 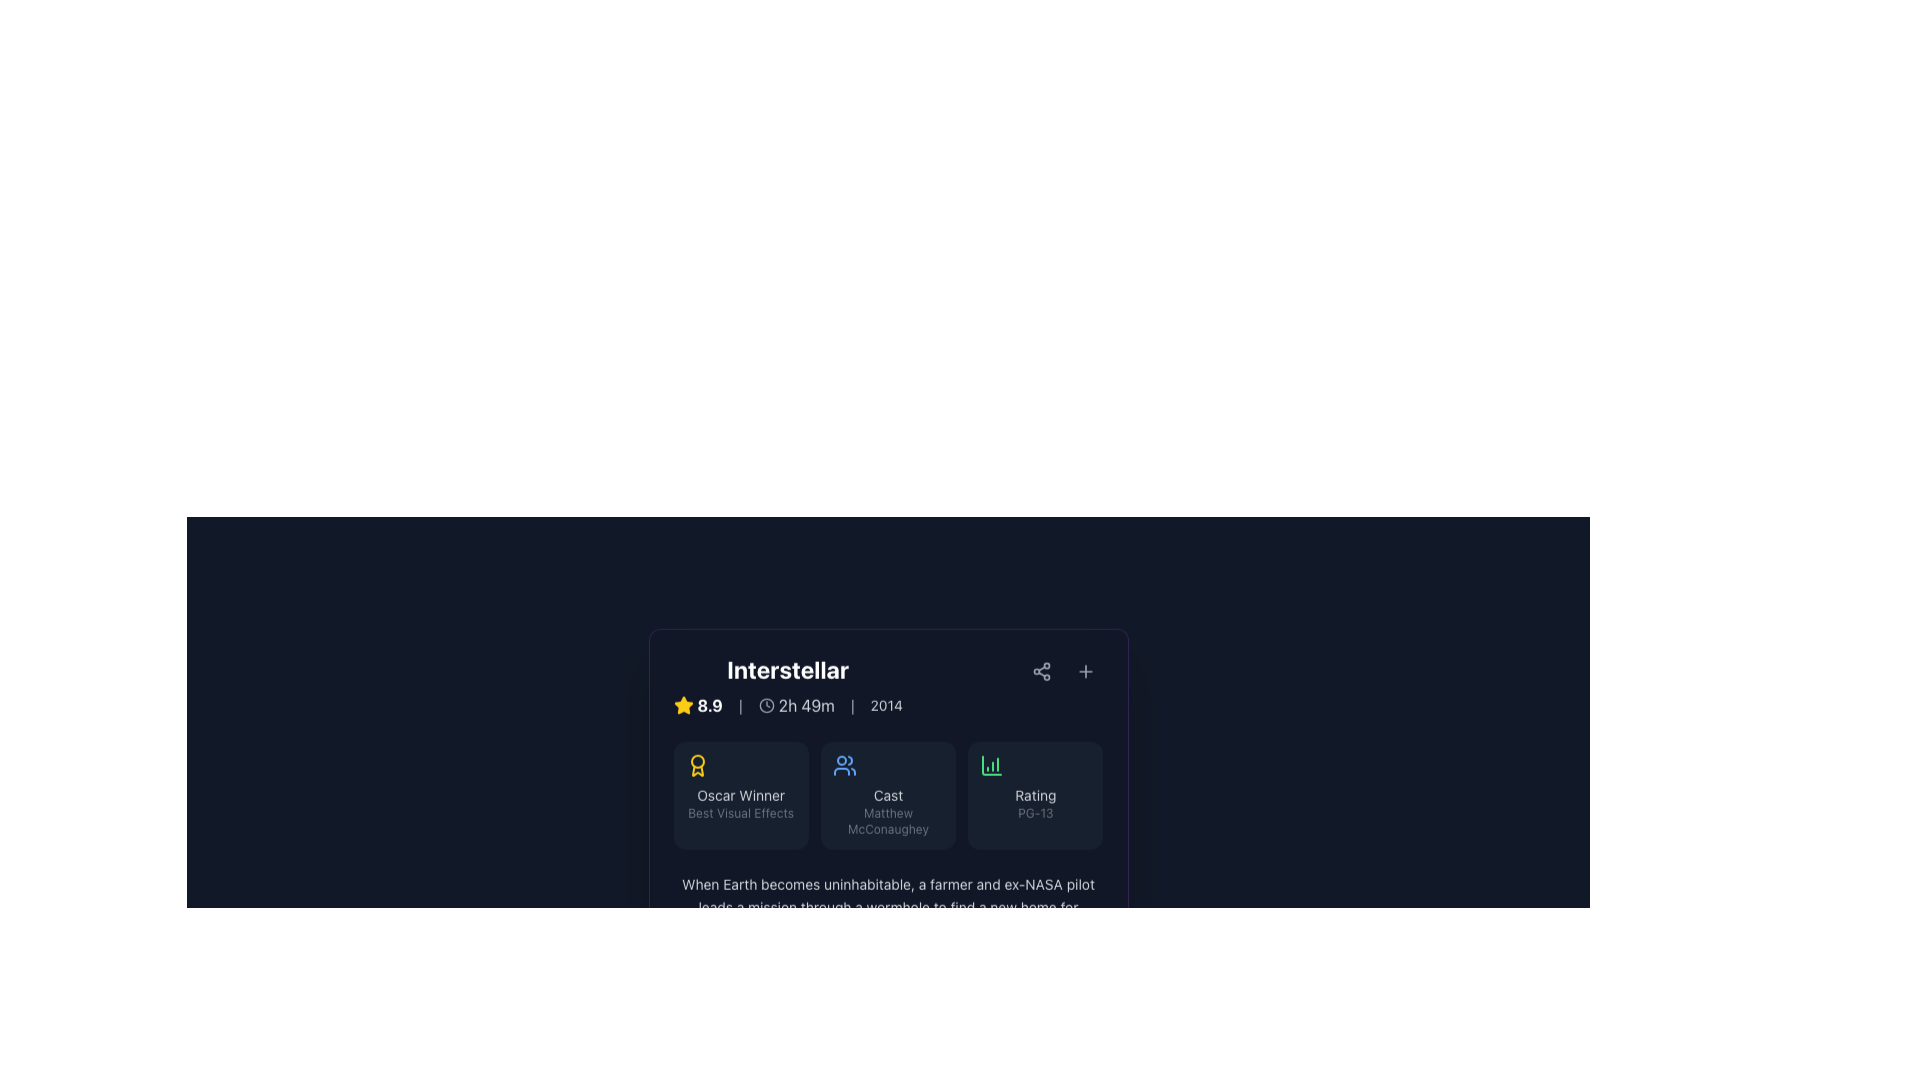 What do you see at coordinates (887, 794) in the screenshot?
I see `the icons in the grid layout for more information about the movie 'Interstellar', located at the center of the modal card below the film summary and rating` at bounding box center [887, 794].